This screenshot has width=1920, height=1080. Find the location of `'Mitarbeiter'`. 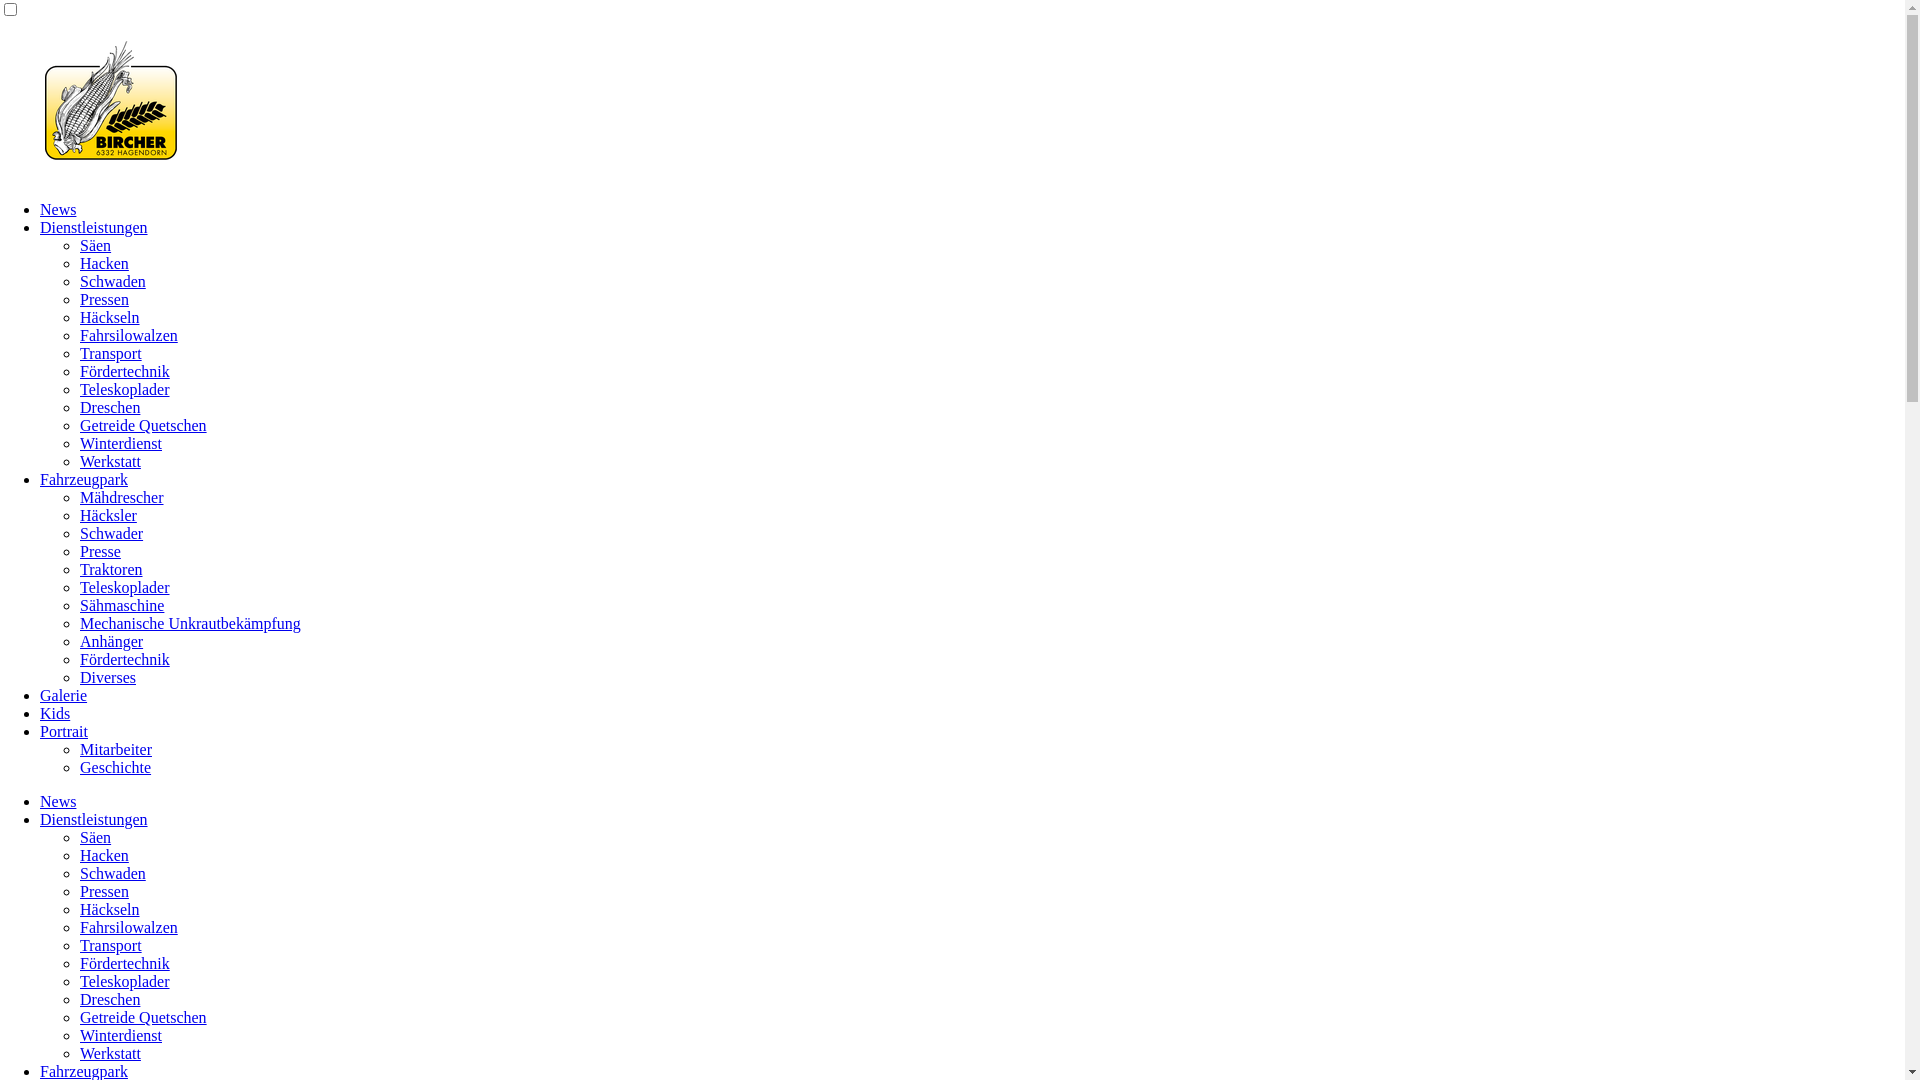

'Mitarbeiter' is located at coordinates (80, 749).